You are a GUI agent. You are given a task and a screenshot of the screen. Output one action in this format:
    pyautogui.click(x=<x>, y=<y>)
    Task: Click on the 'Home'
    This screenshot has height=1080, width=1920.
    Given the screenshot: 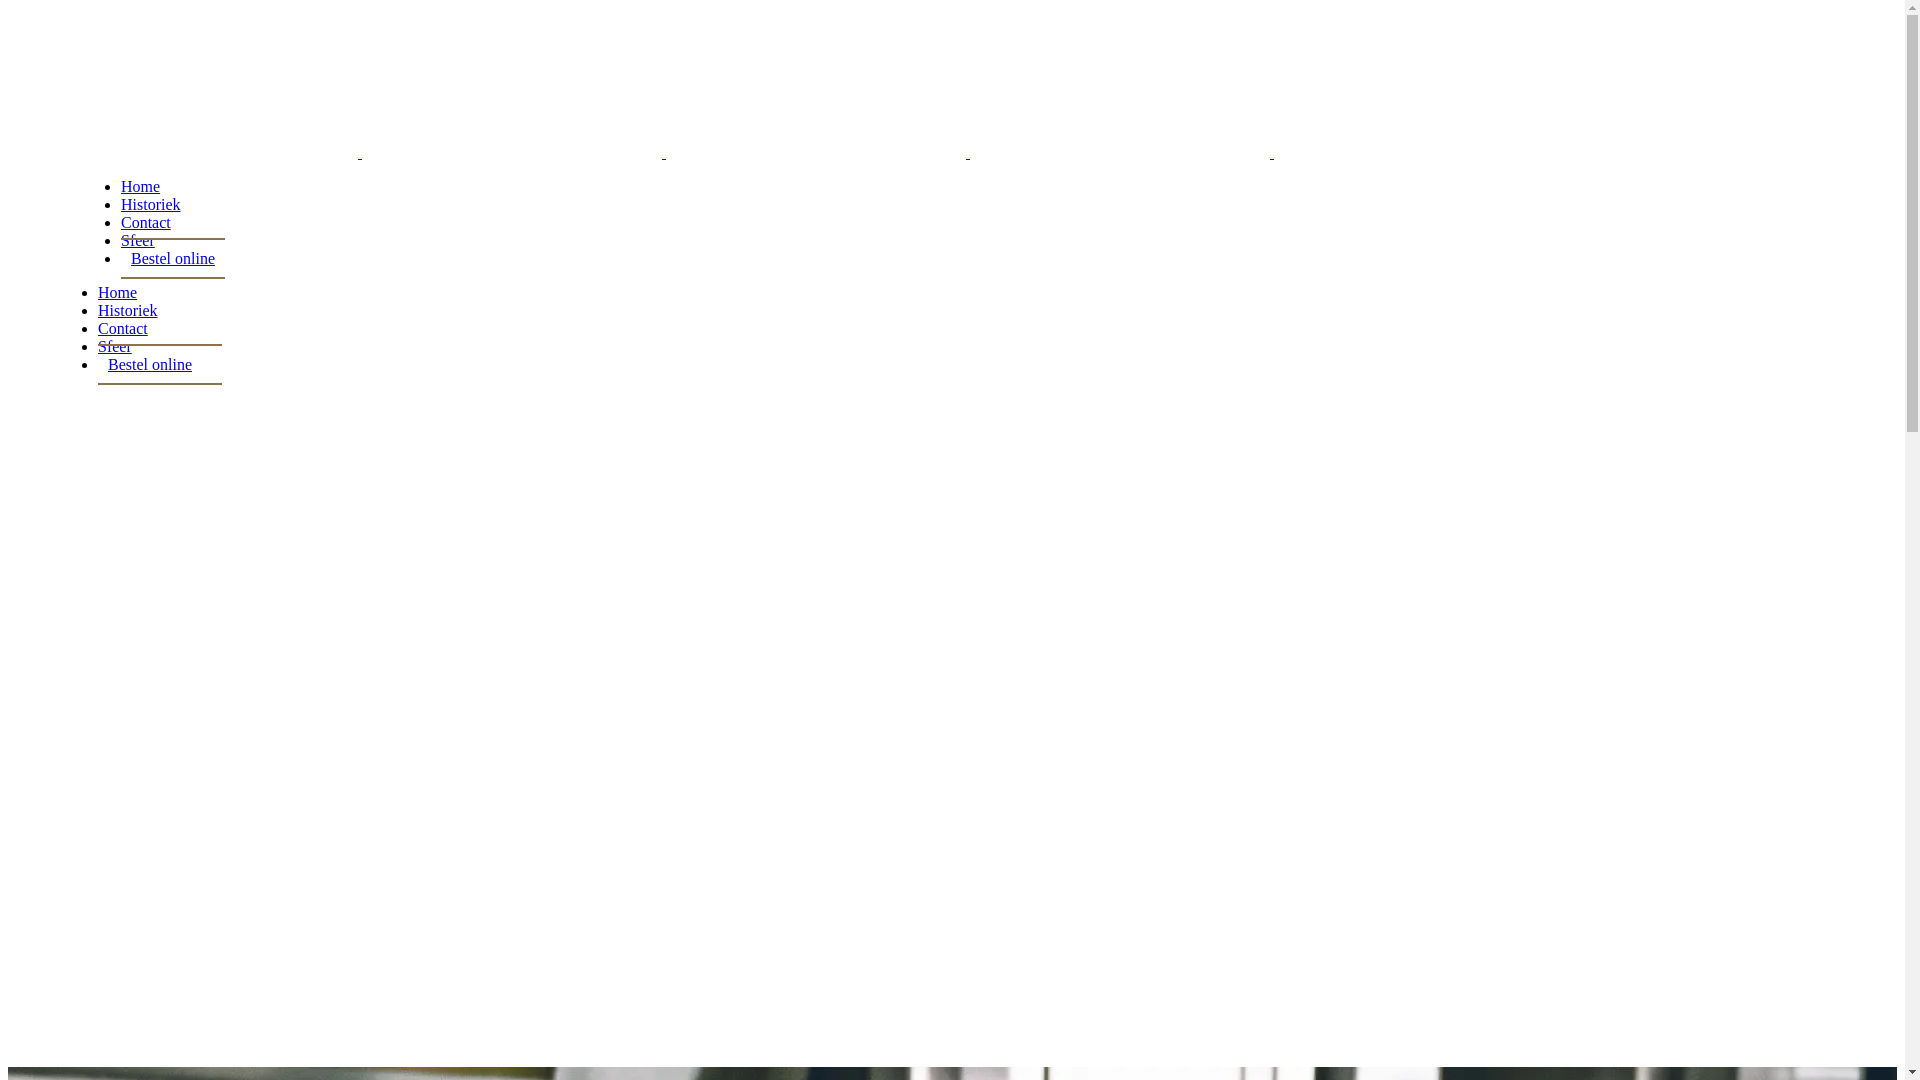 What is the action you would take?
    pyautogui.click(x=116, y=292)
    